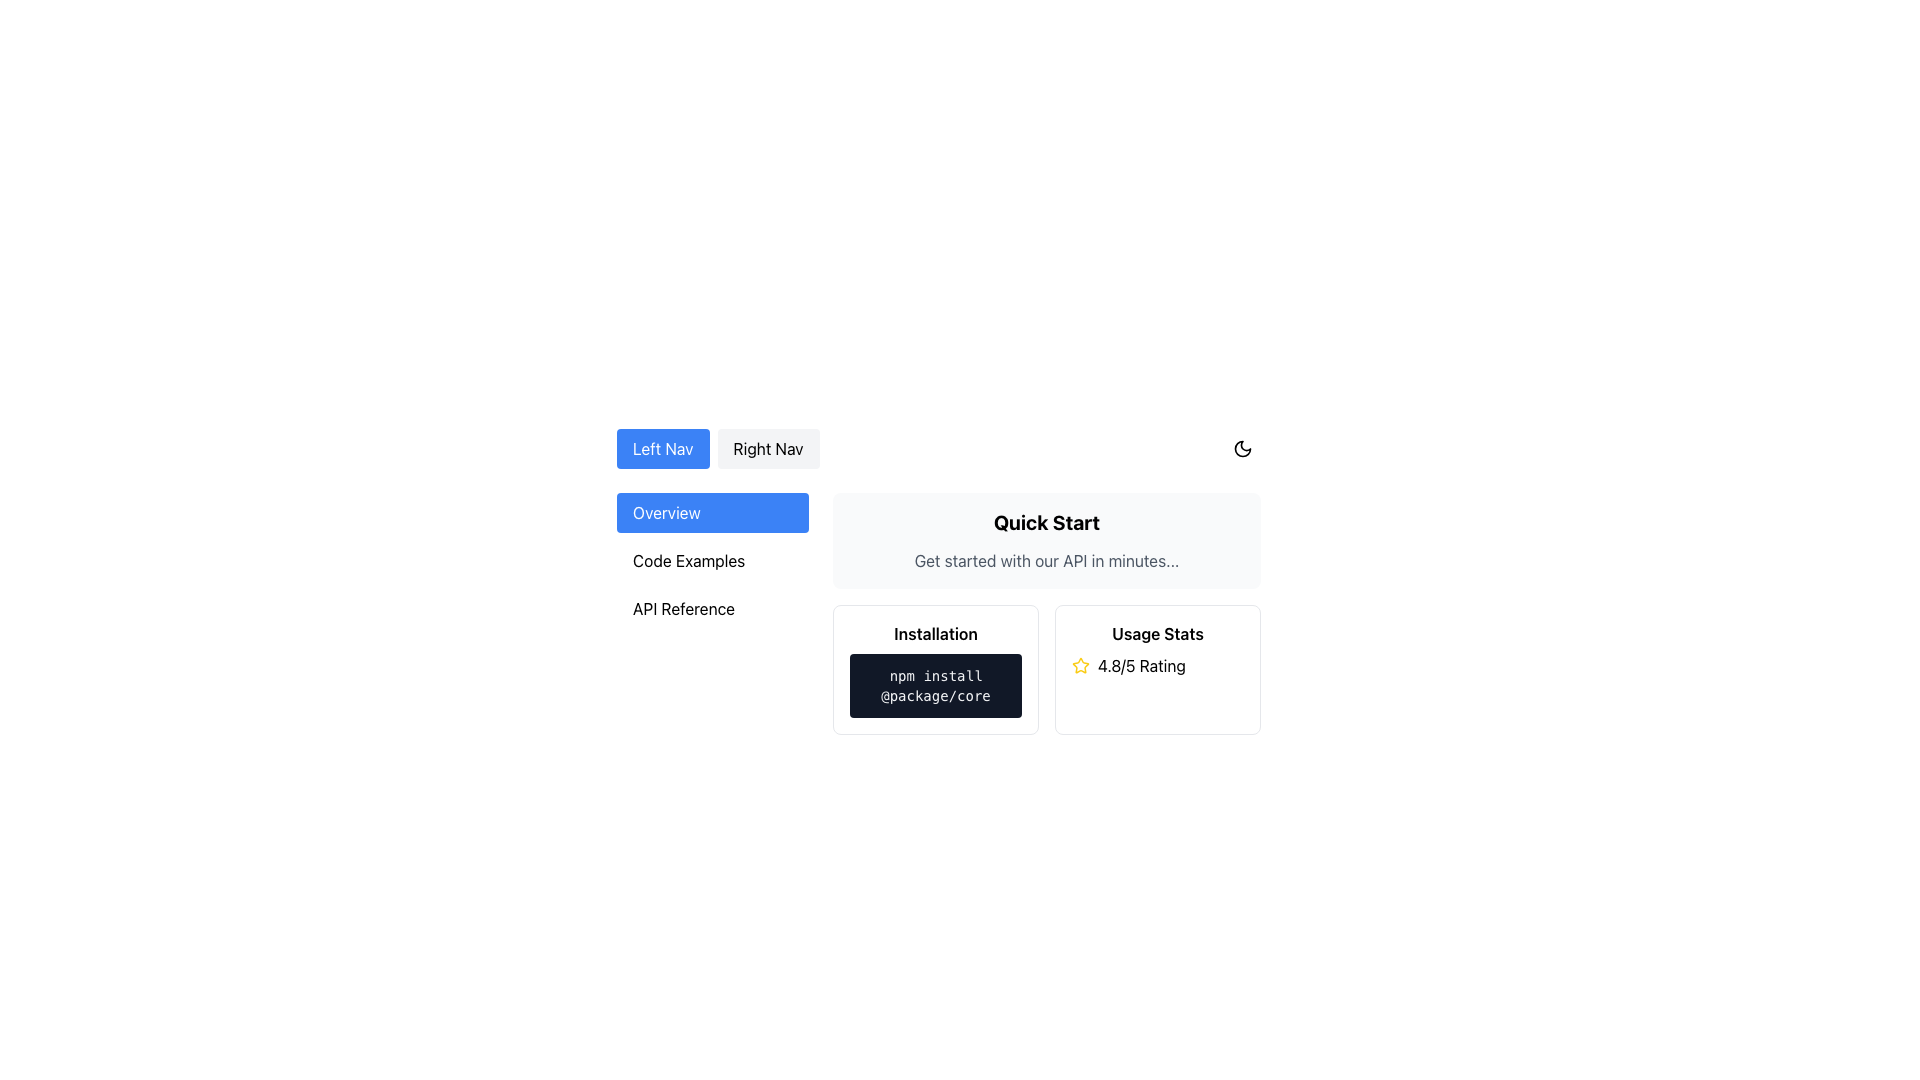 The width and height of the screenshot is (1920, 1080). Describe the element at coordinates (1141, 666) in the screenshot. I see `text displayed in the Text Label showing '4.8/5 Rating' in bold black font, located in the 'Usage Stats' section next to a yellow star icon` at that location.